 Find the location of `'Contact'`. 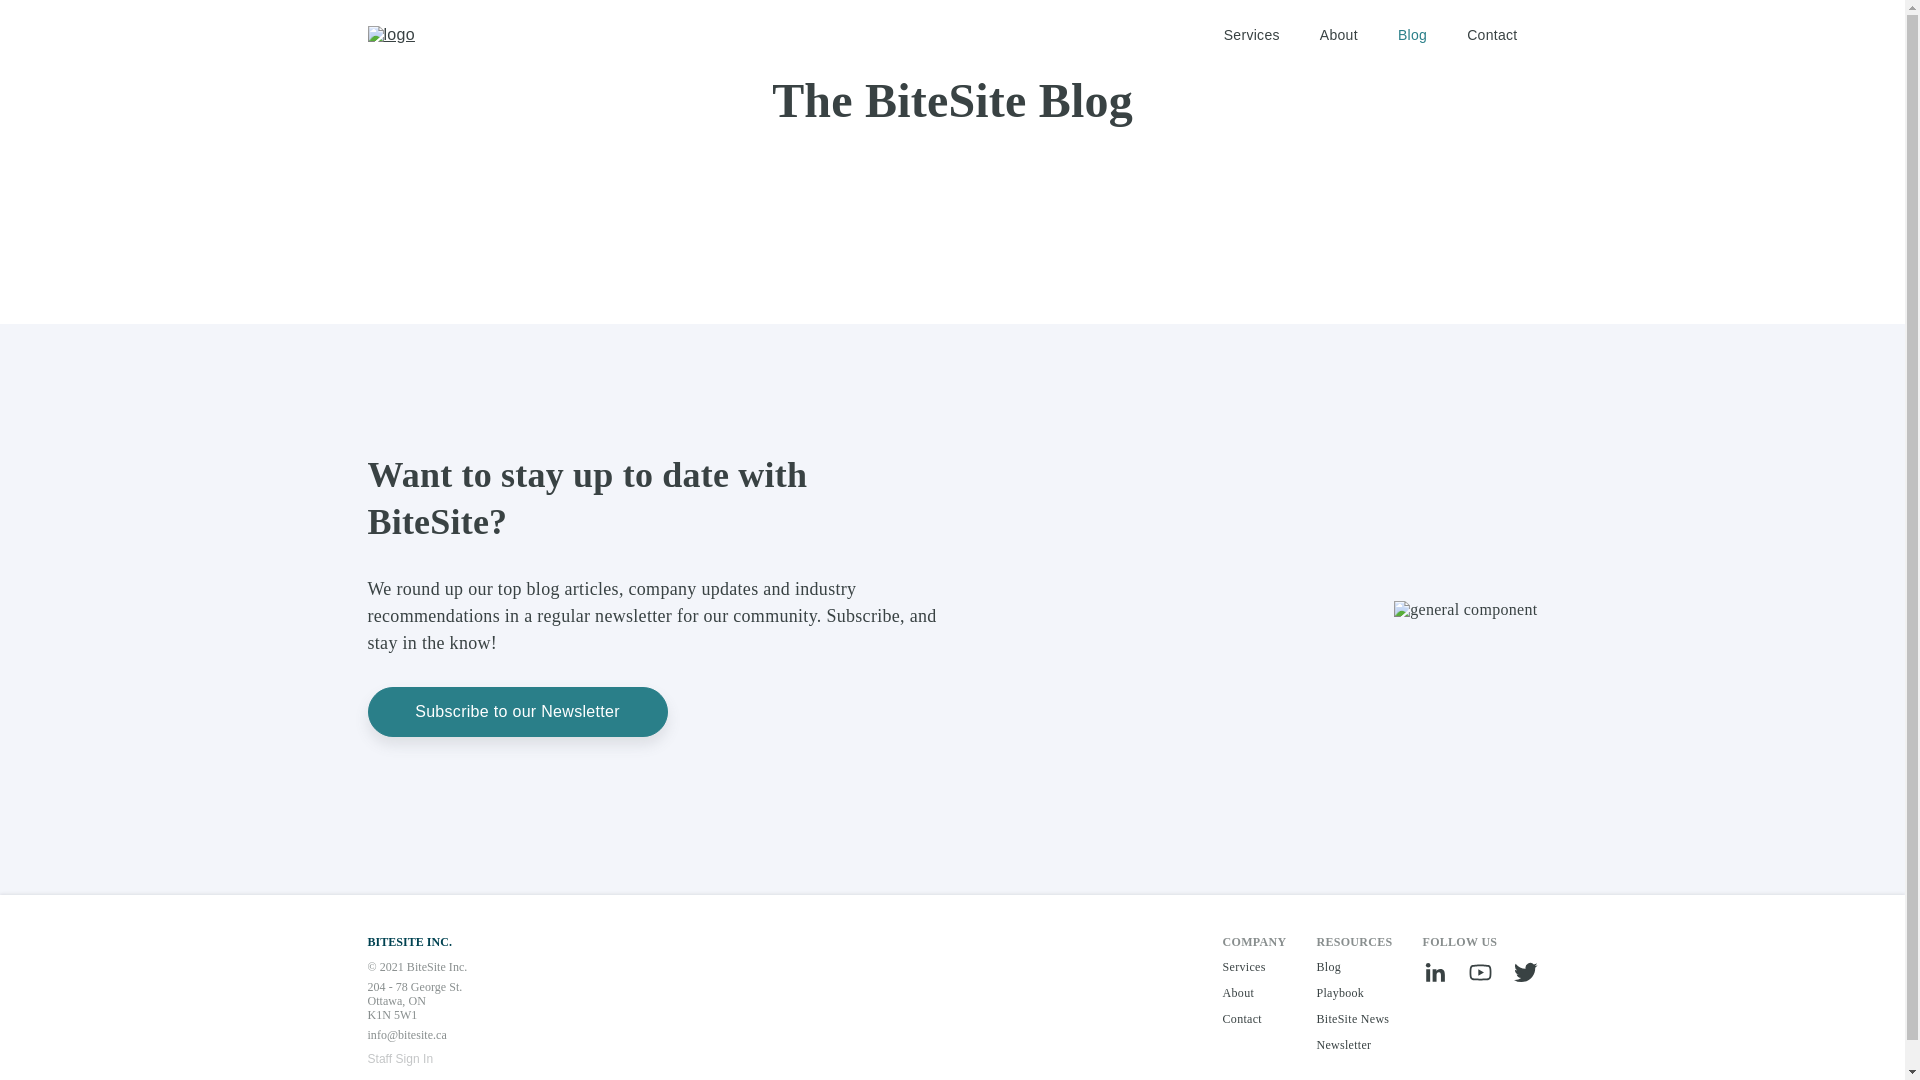

'Contact' is located at coordinates (1222, 1018).